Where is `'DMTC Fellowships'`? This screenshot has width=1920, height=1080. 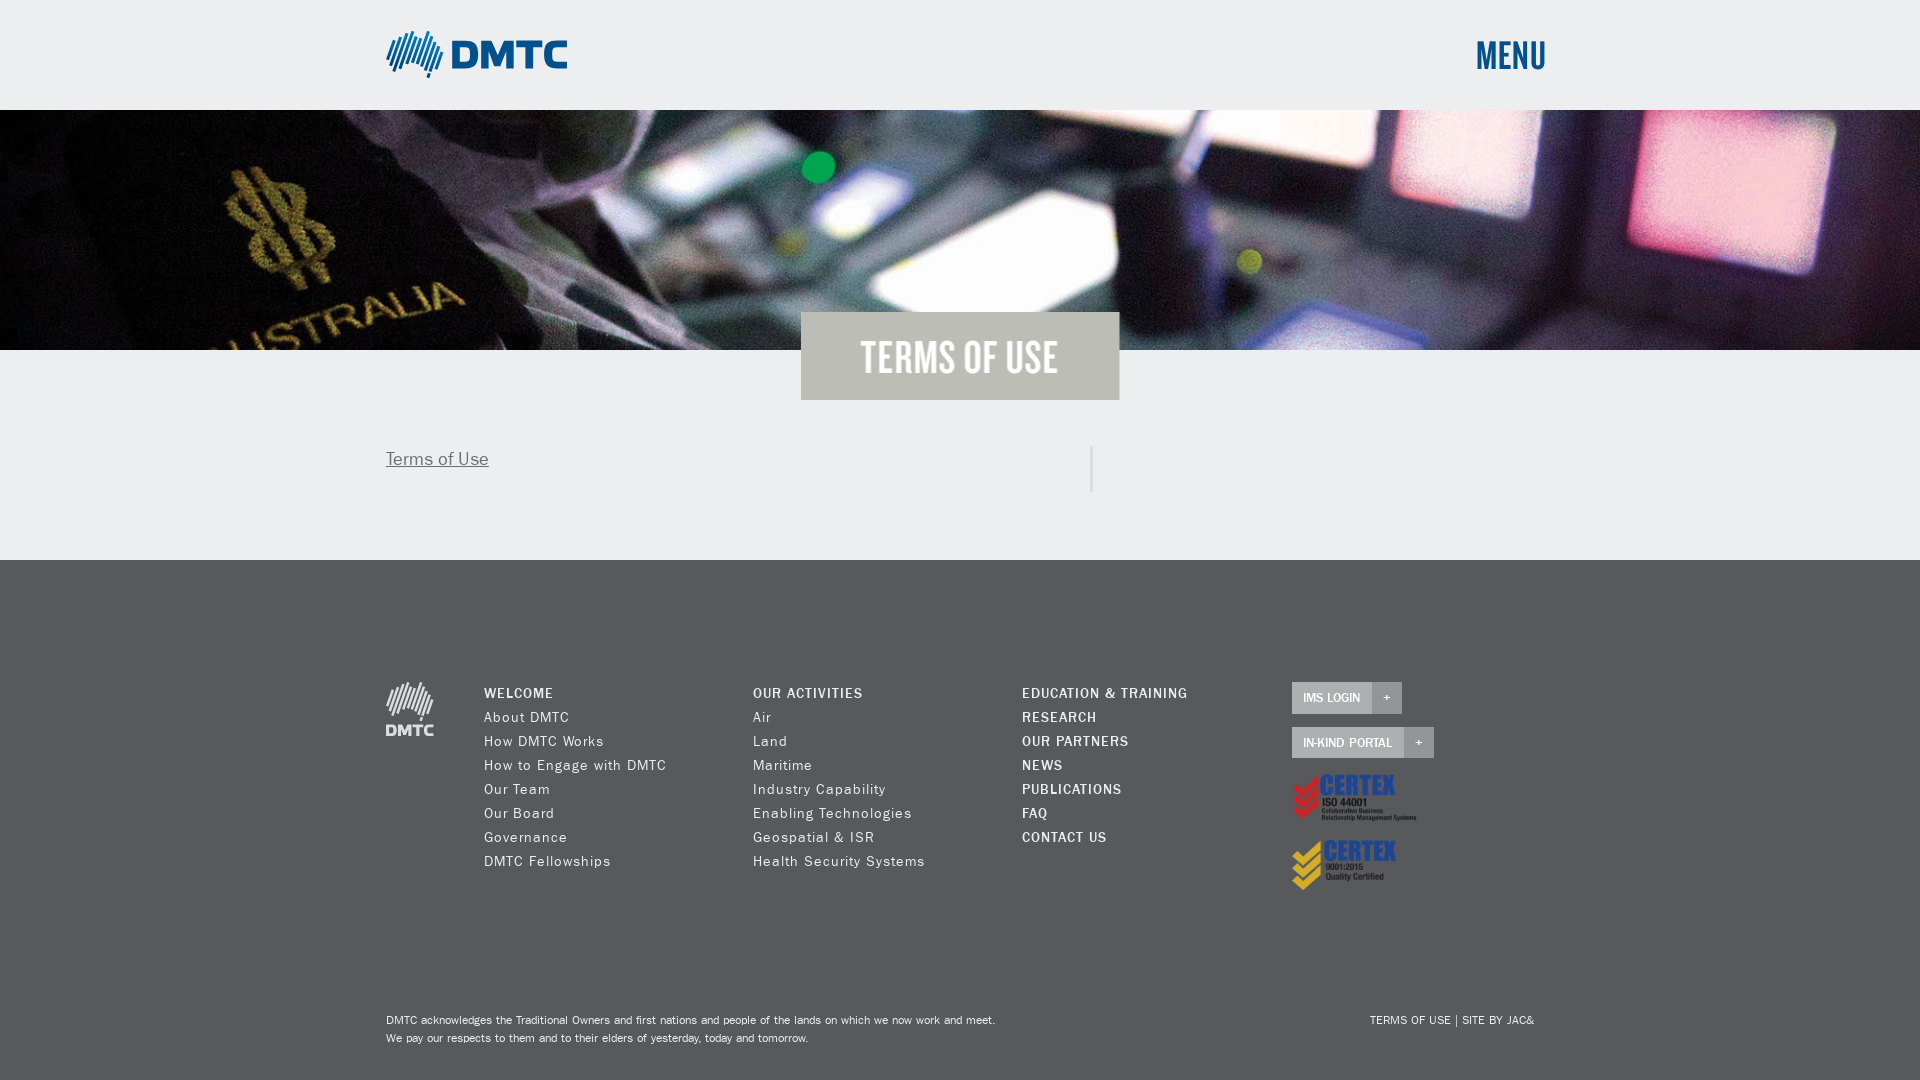
'DMTC Fellowships' is located at coordinates (484, 860).